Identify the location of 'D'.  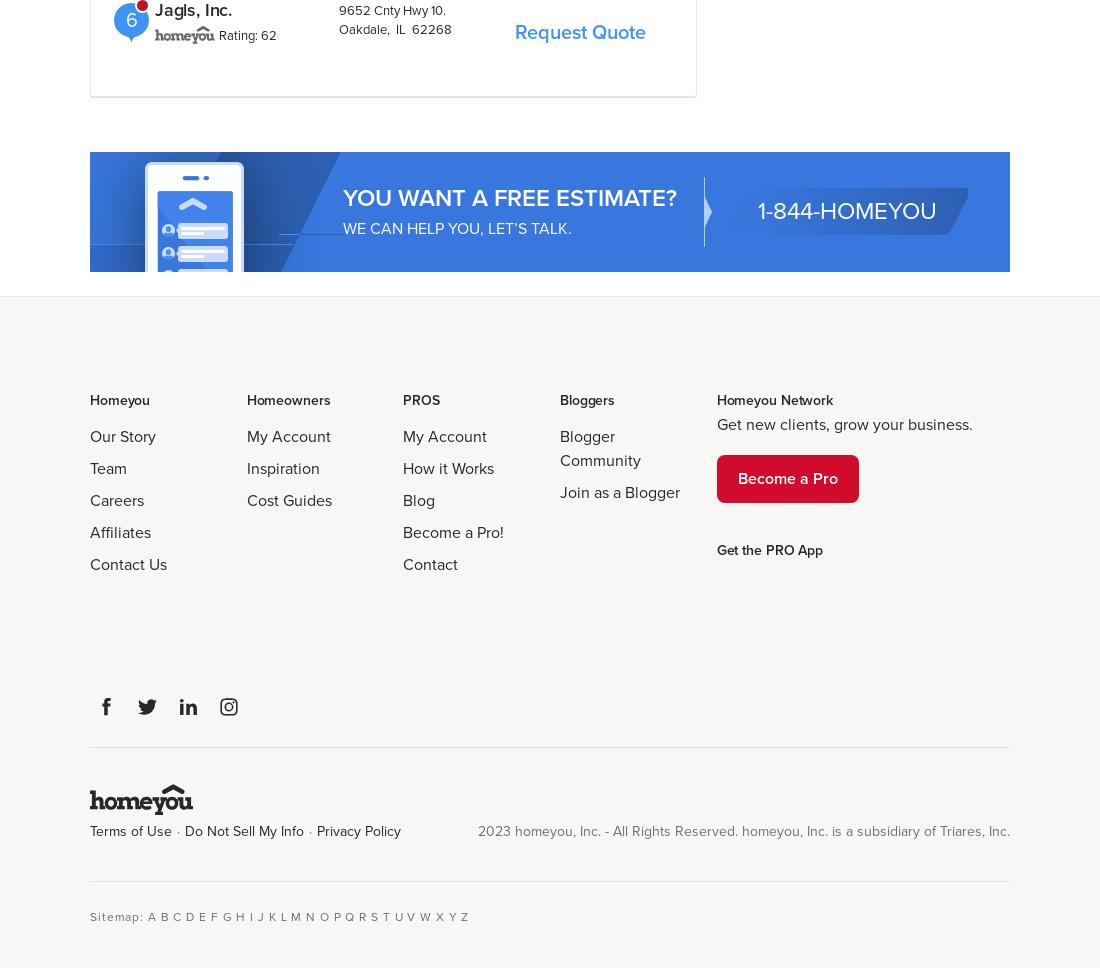
(189, 916).